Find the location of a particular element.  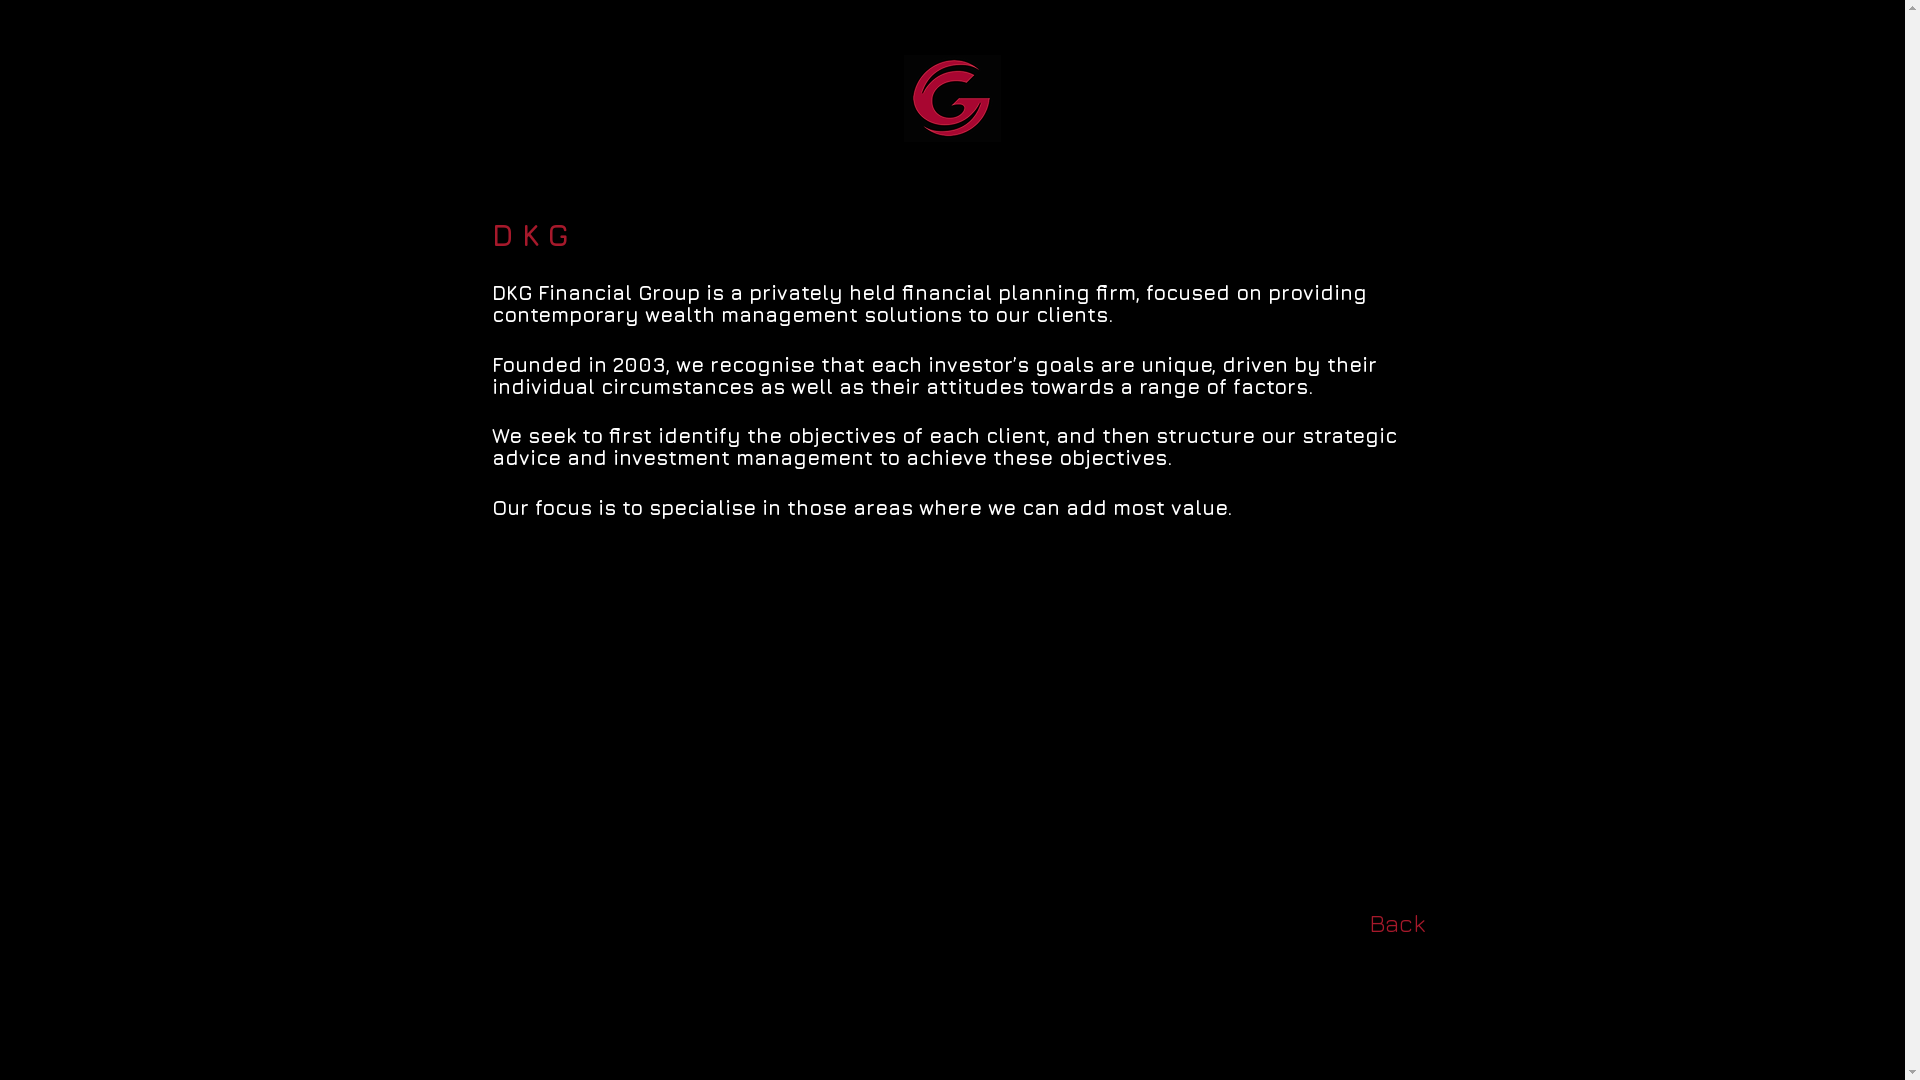

'Back' is located at coordinates (1395, 921).